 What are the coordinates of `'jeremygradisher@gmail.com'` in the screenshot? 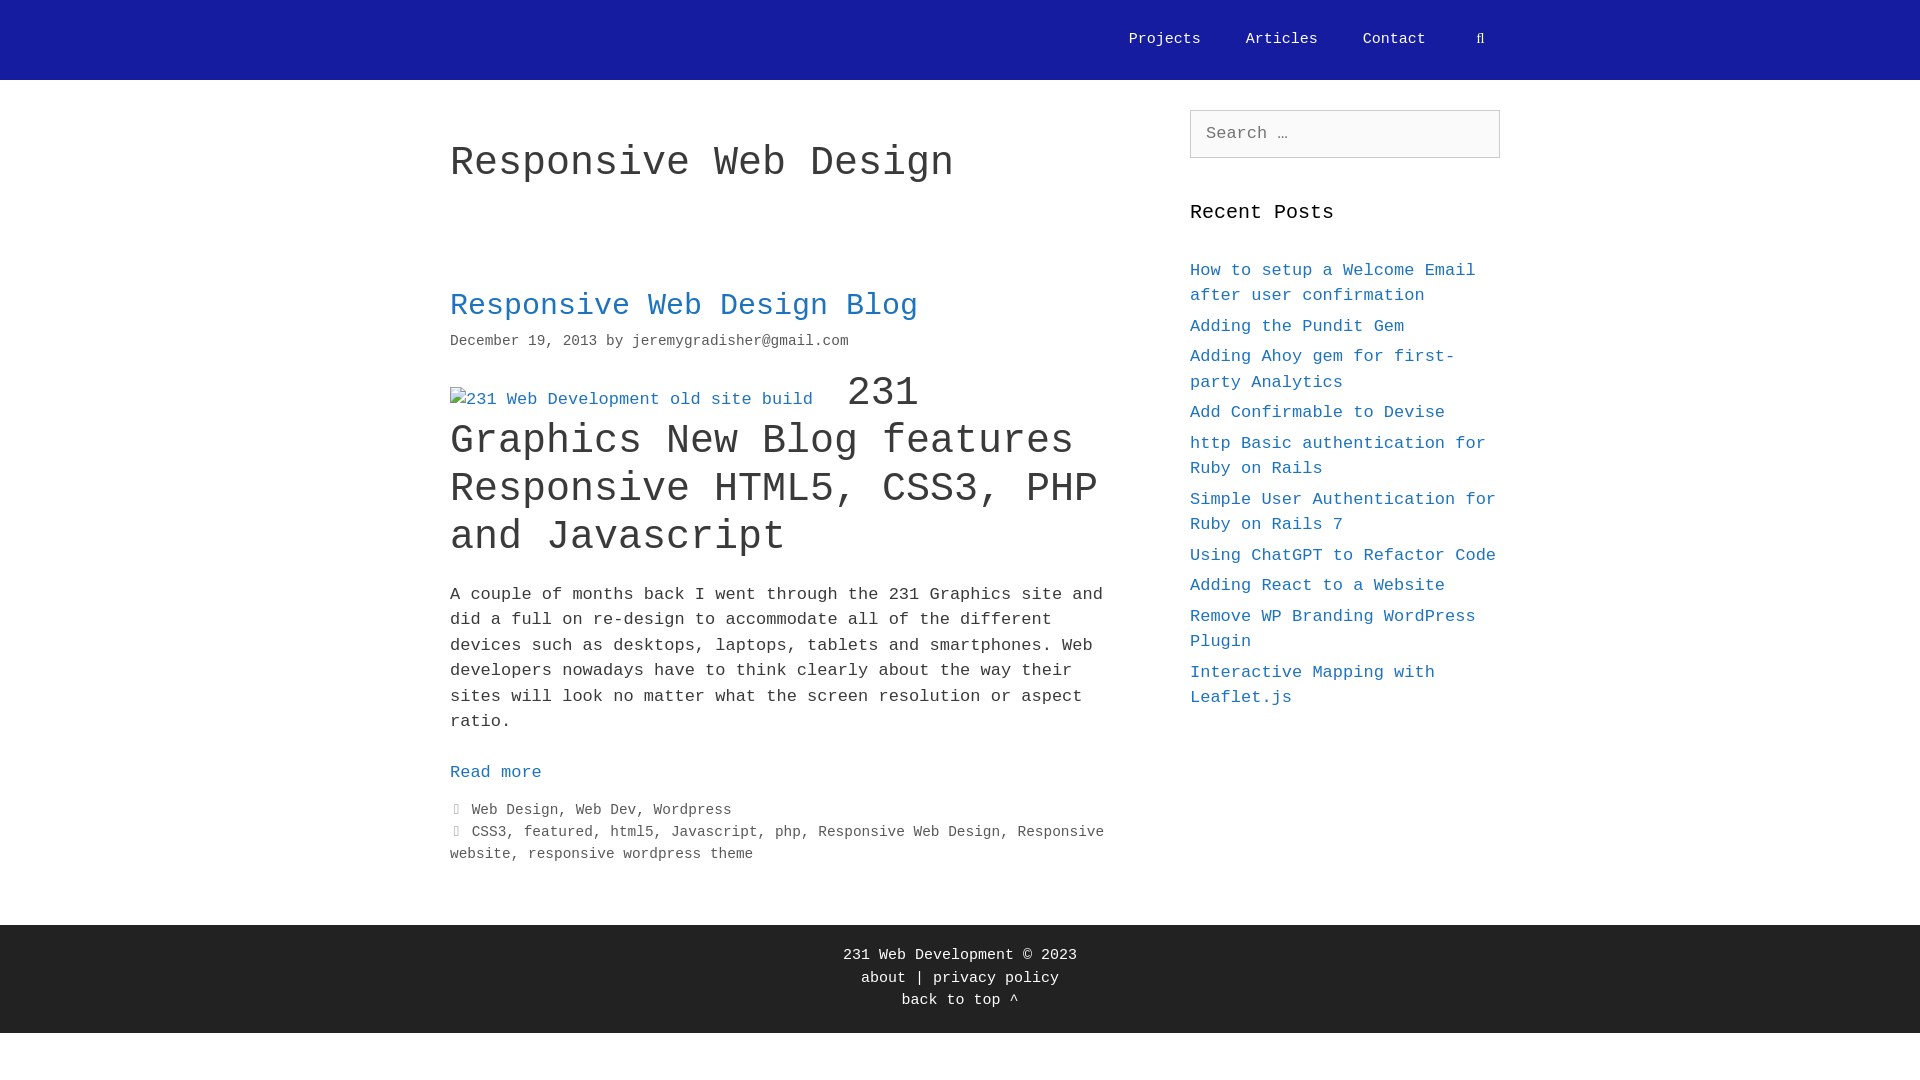 It's located at (739, 339).